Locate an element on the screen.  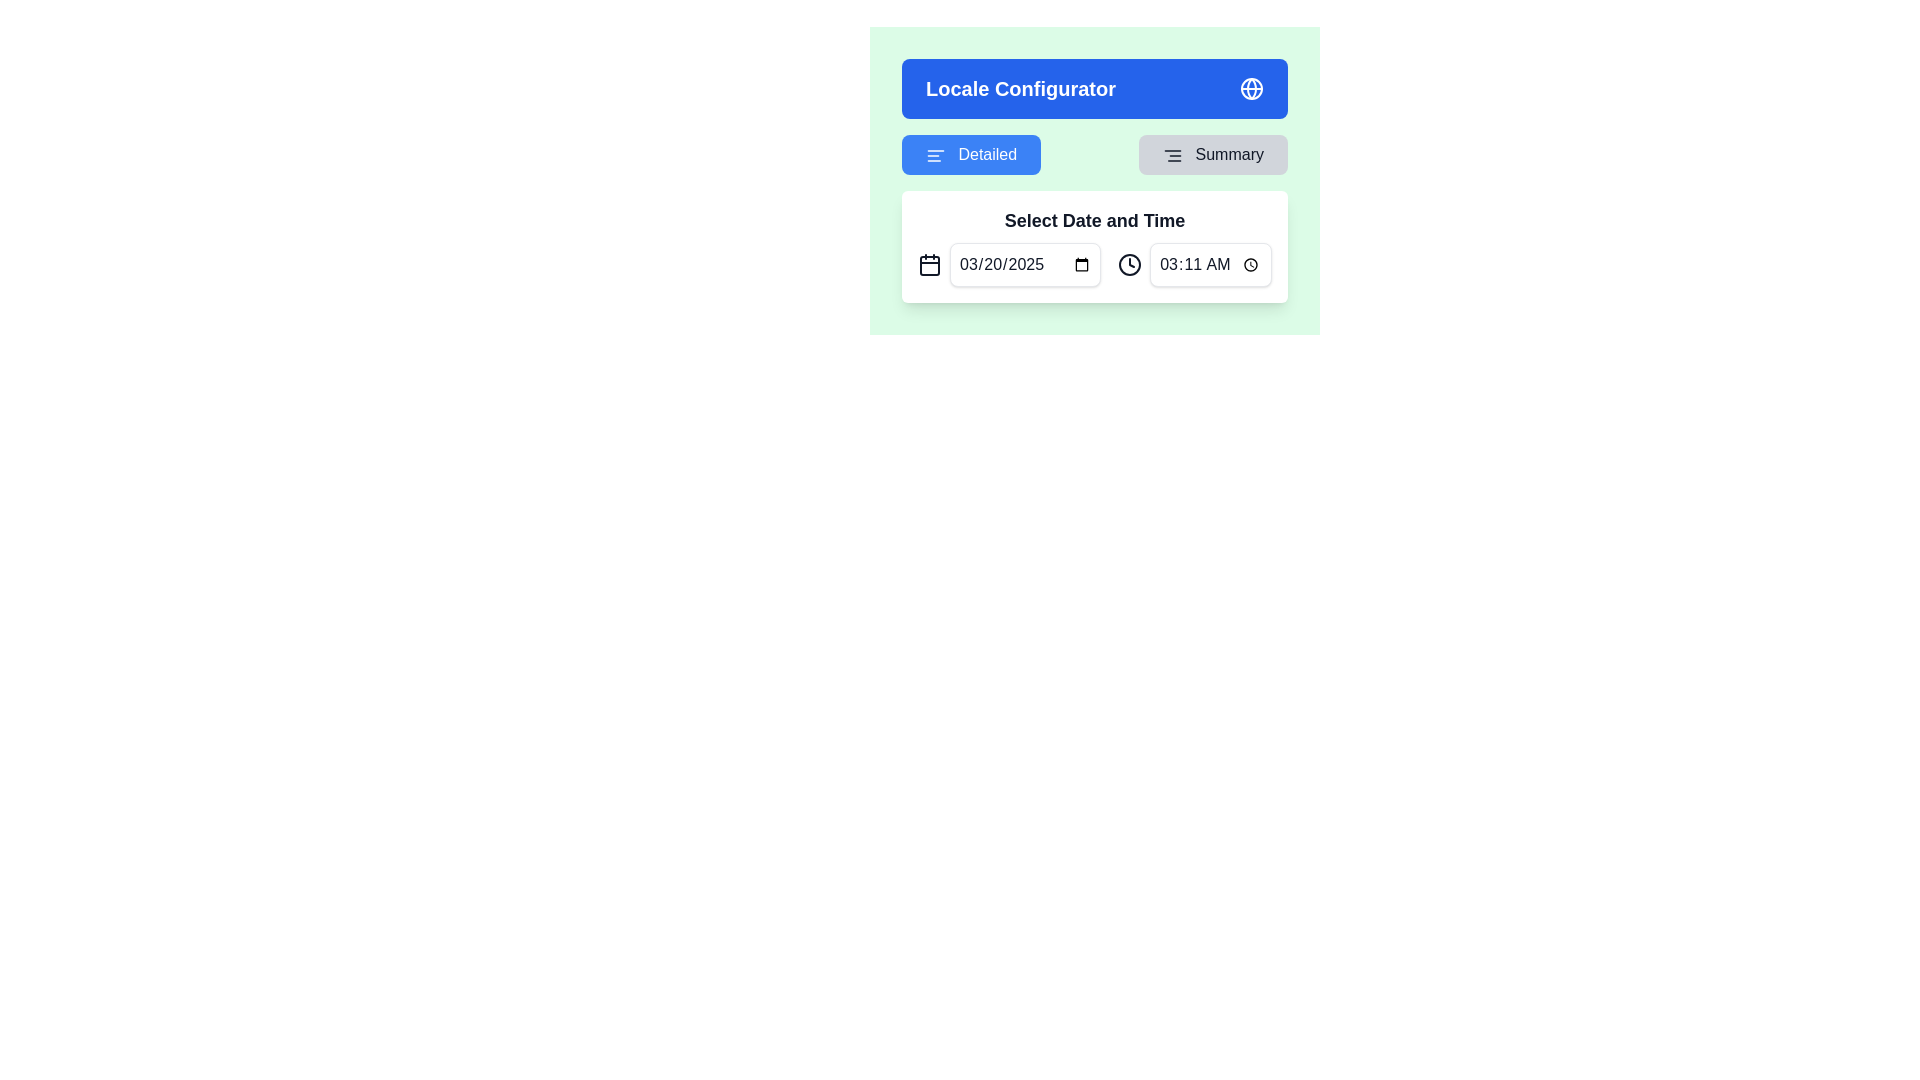
the SVG Circle element that represents part of the globe icon located on the right side of the blue header bar containing the text 'Locale Configurator' is located at coordinates (1251, 87).